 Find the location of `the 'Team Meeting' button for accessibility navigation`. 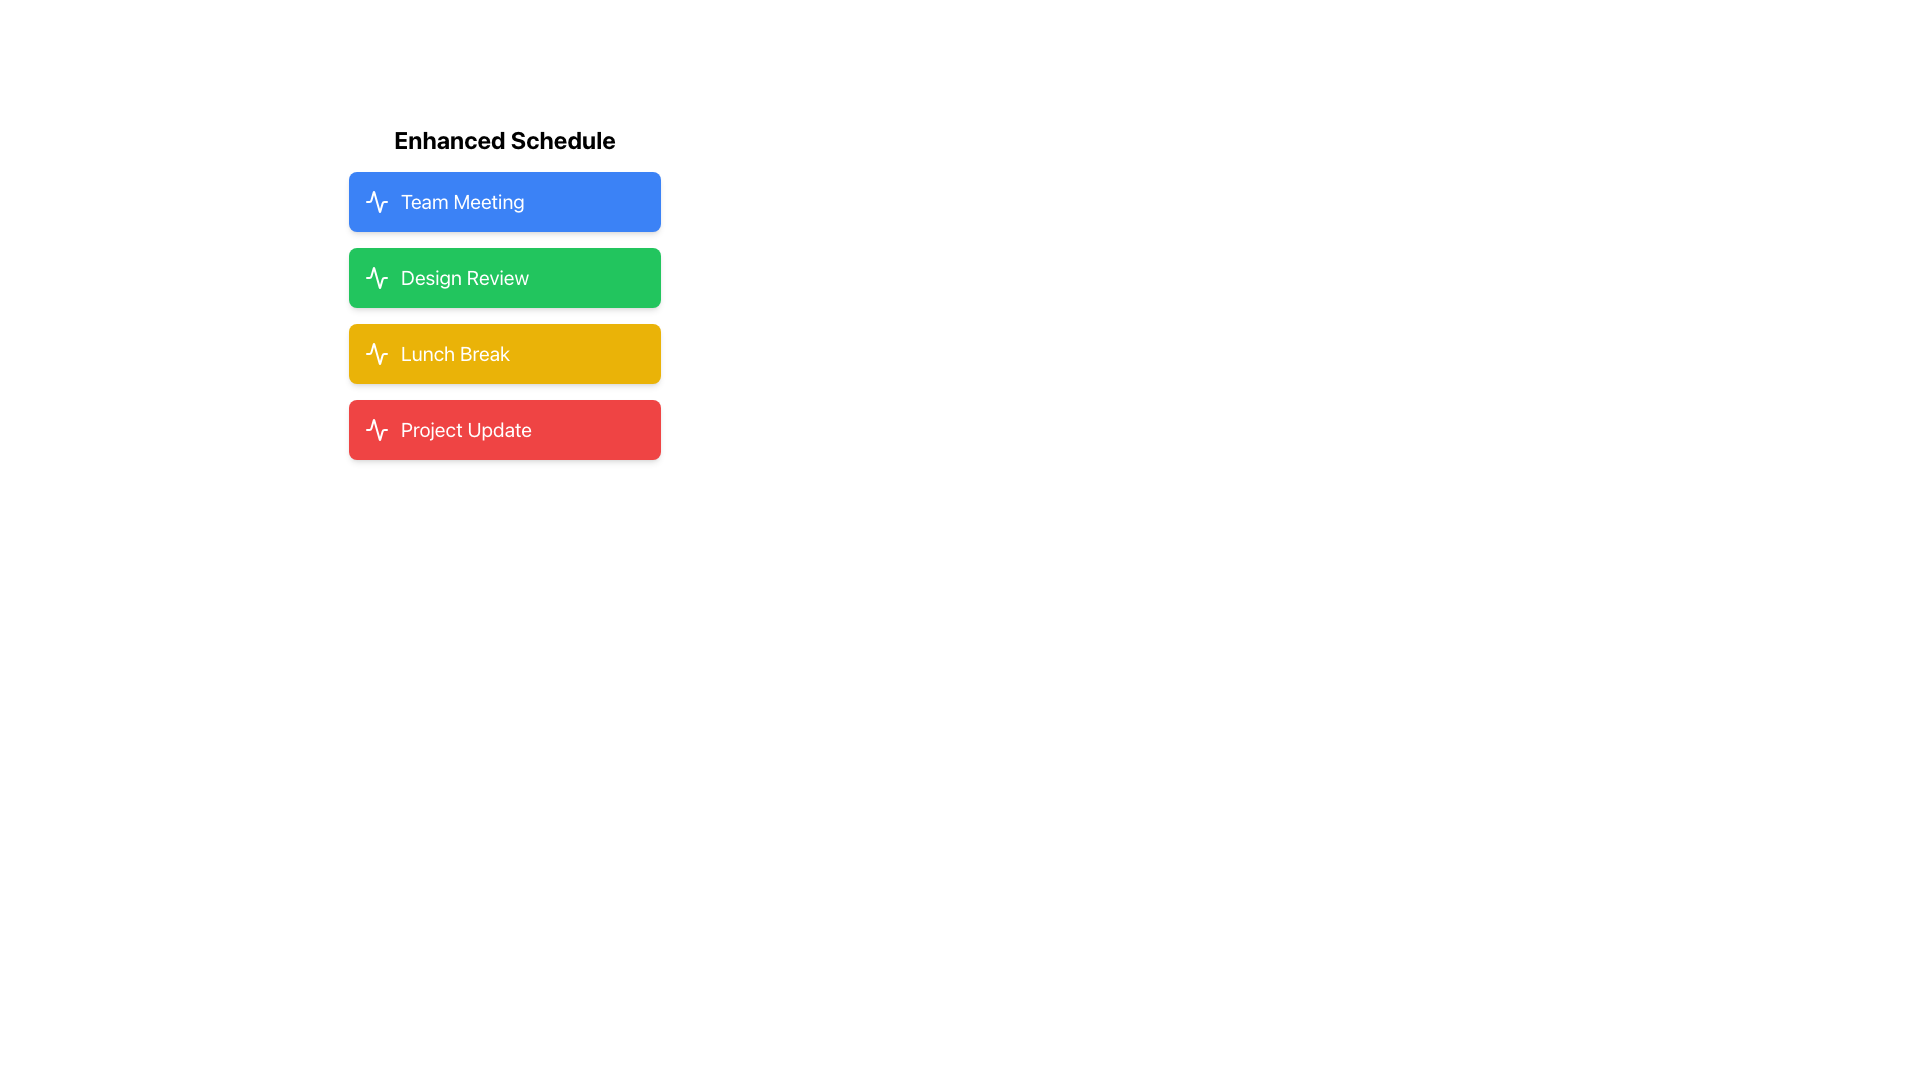

the 'Team Meeting' button for accessibility navigation is located at coordinates (504, 201).